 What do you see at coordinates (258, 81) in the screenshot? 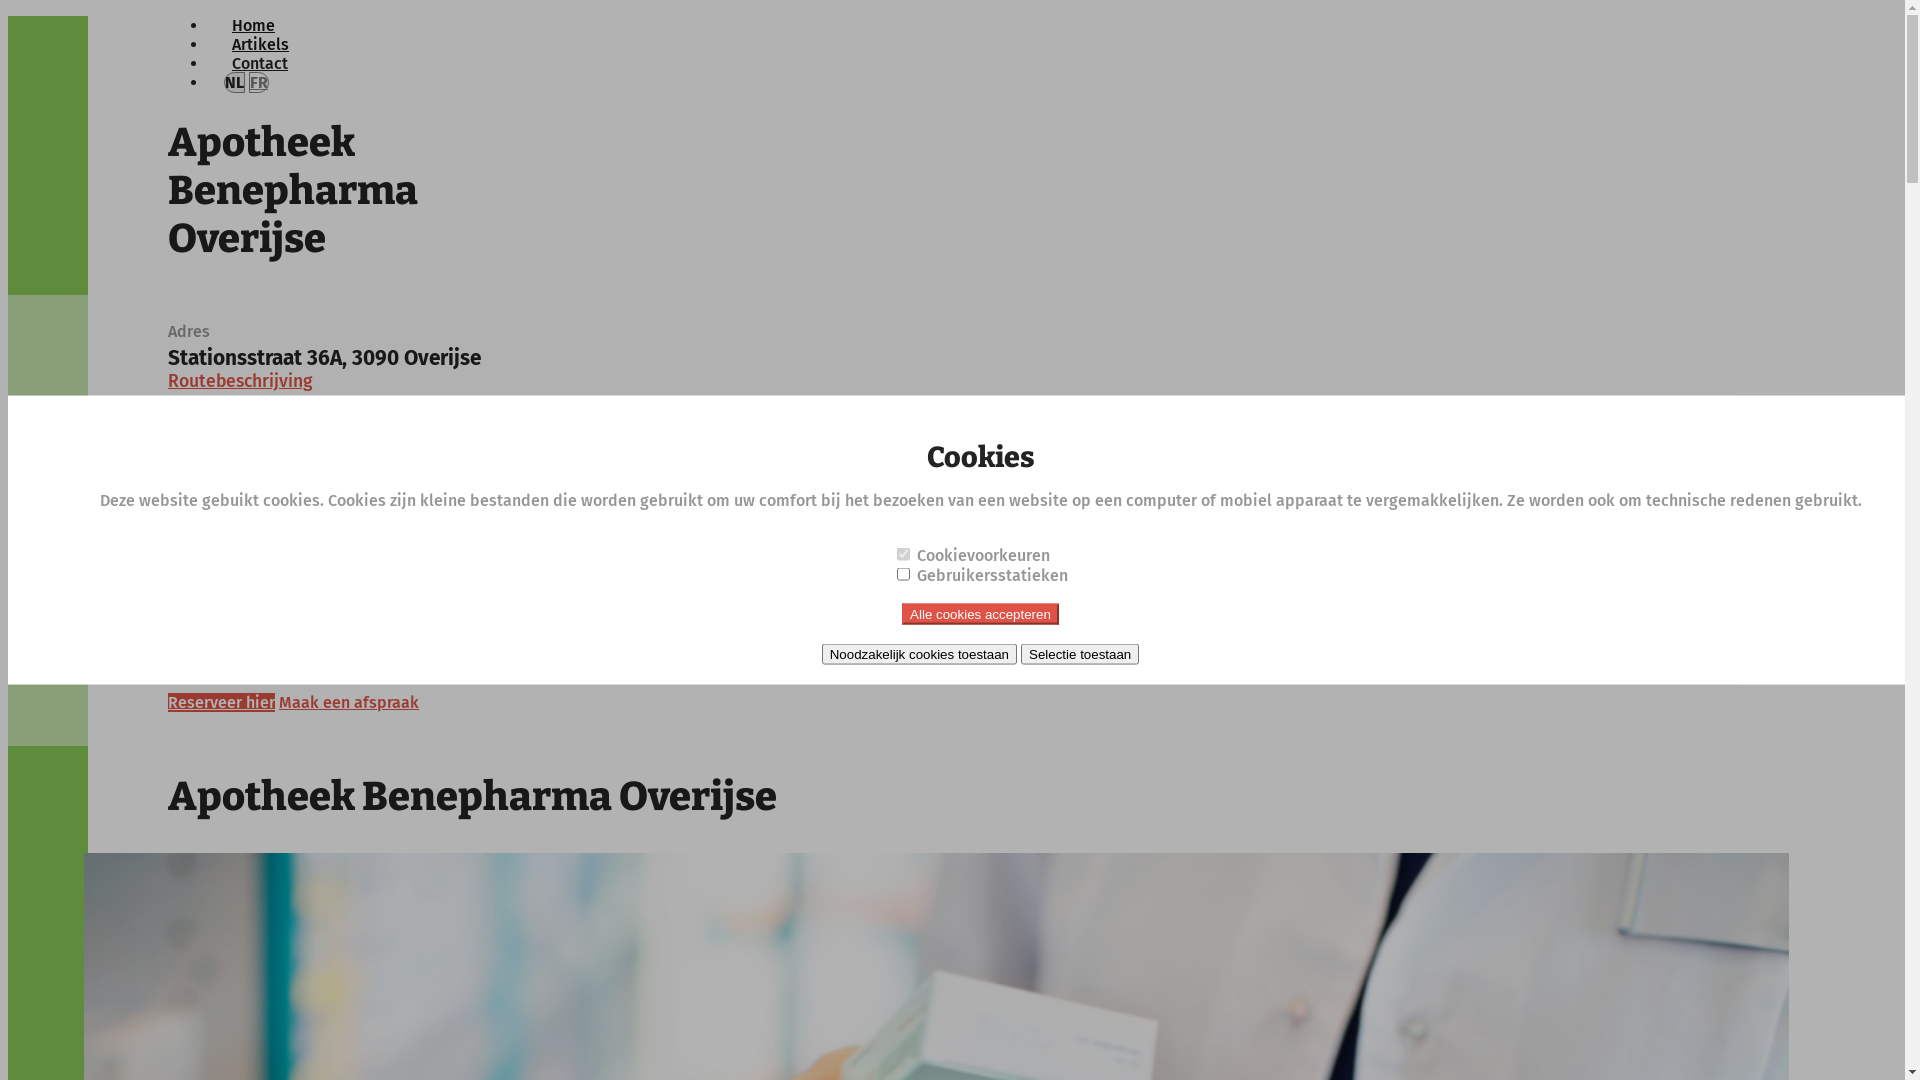
I see `'FR'` at bounding box center [258, 81].